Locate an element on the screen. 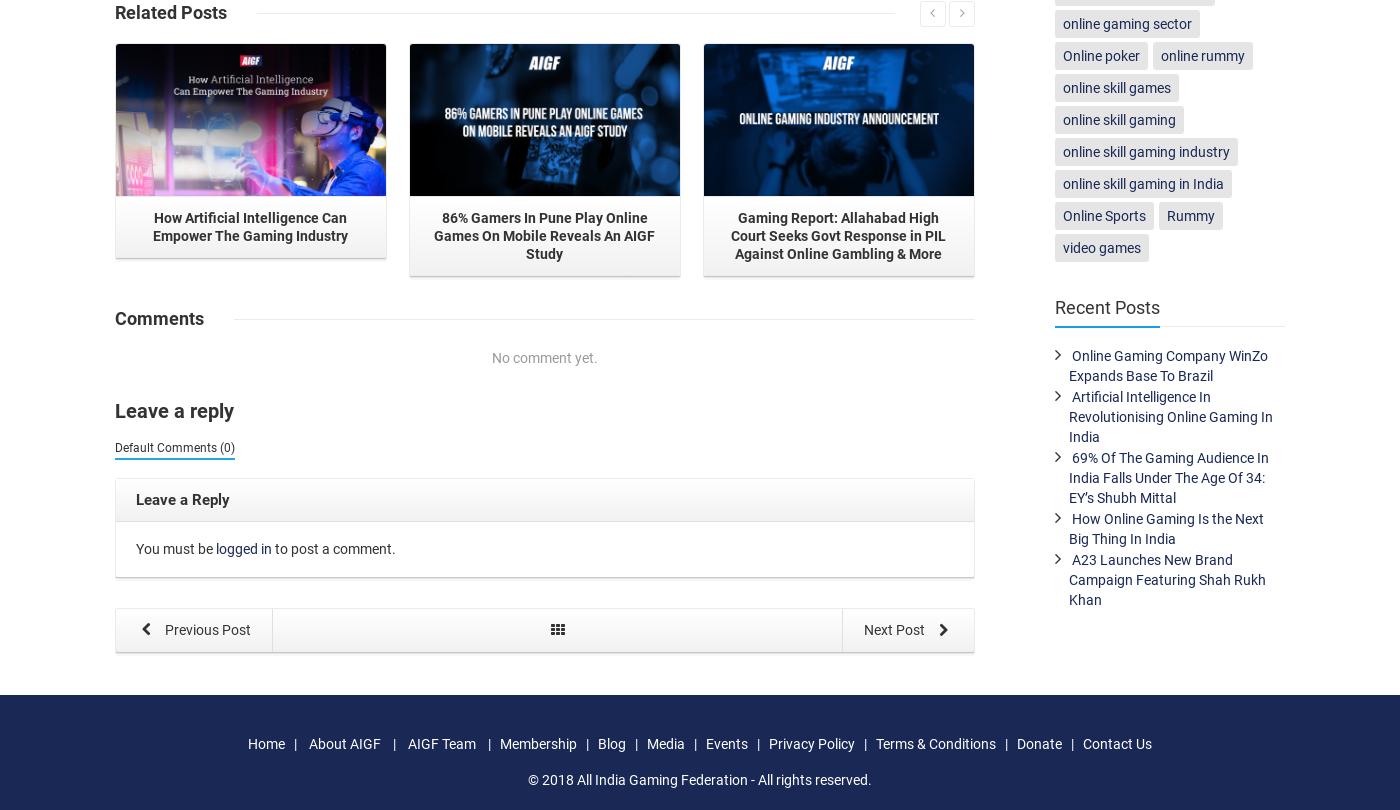 This screenshot has width=1400, height=810. 'video games' is located at coordinates (1101, 247).